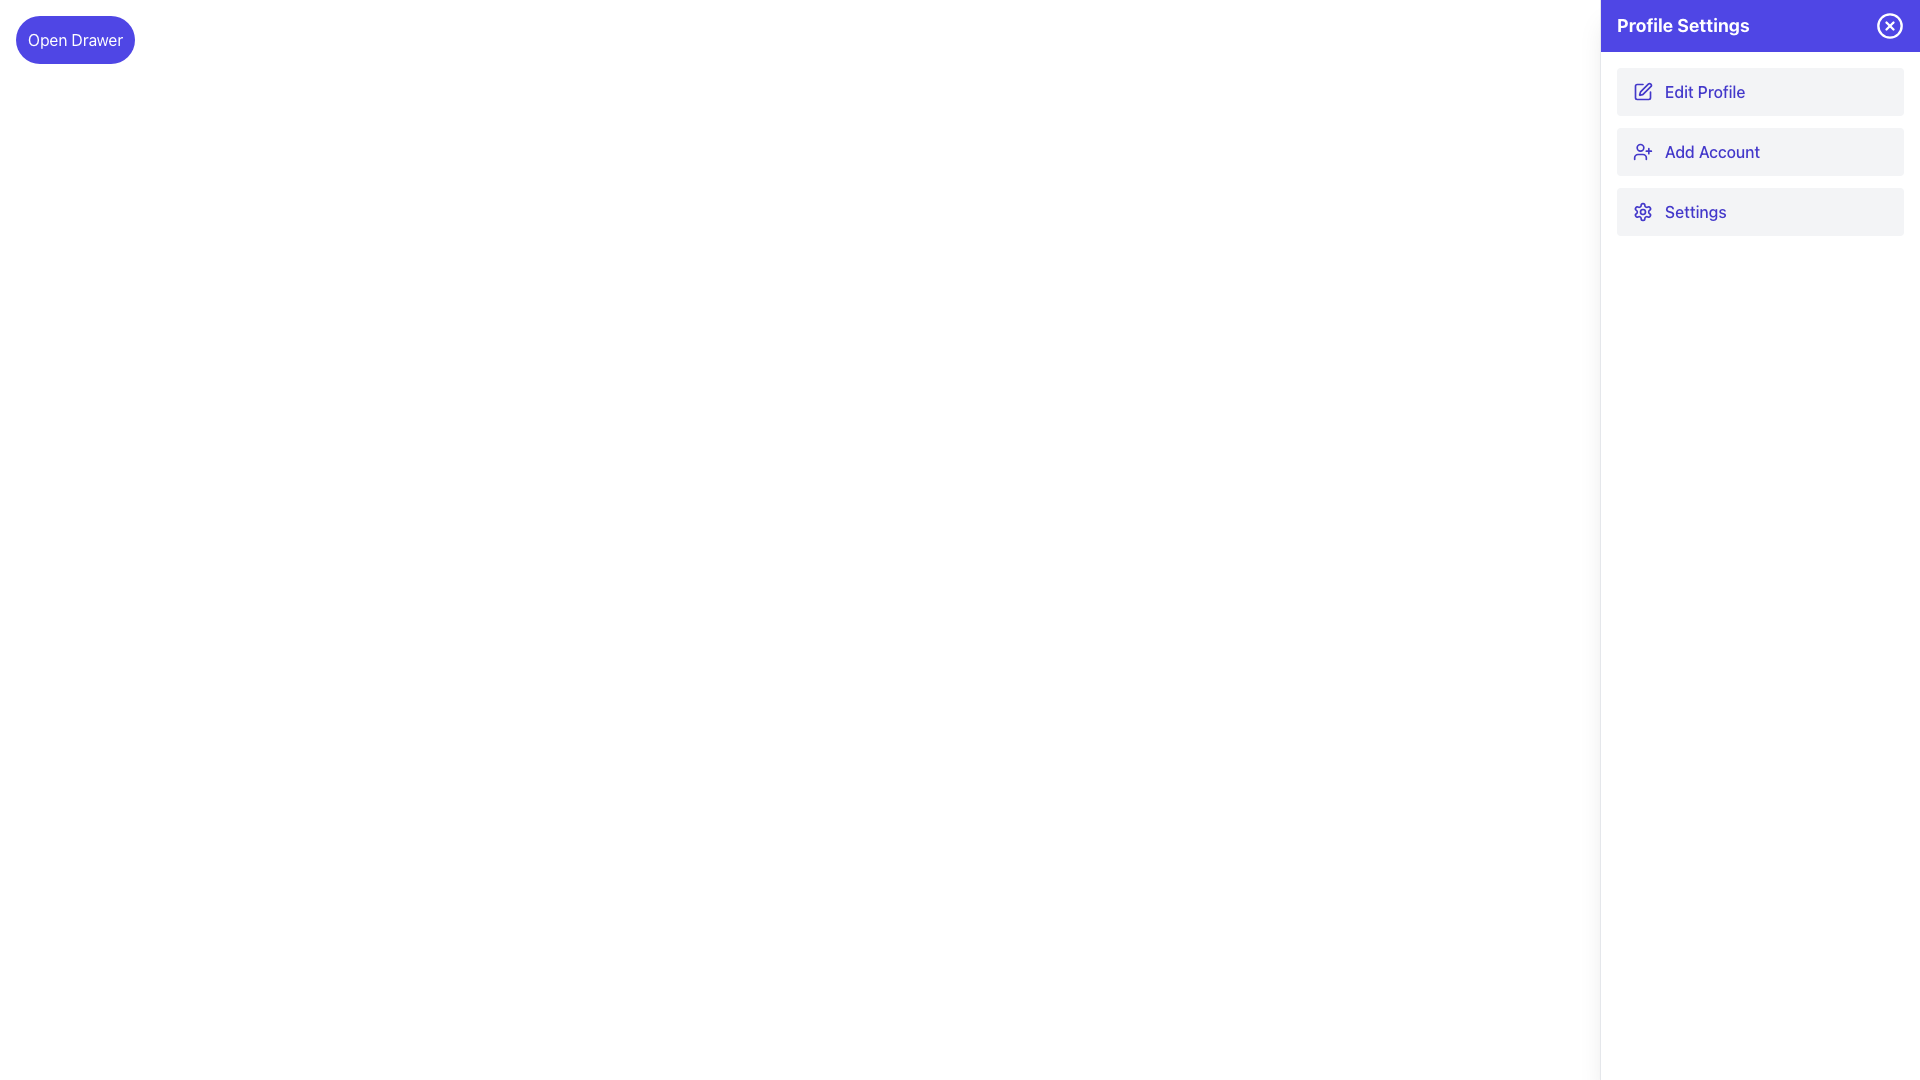 The width and height of the screenshot is (1920, 1080). What do you see at coordinates (1711, 150) in the screenshot?
I see `the second text label in the vertical list within the profile settings panel to initiate the process of adding a new account` at bounding box center [1711, 150].